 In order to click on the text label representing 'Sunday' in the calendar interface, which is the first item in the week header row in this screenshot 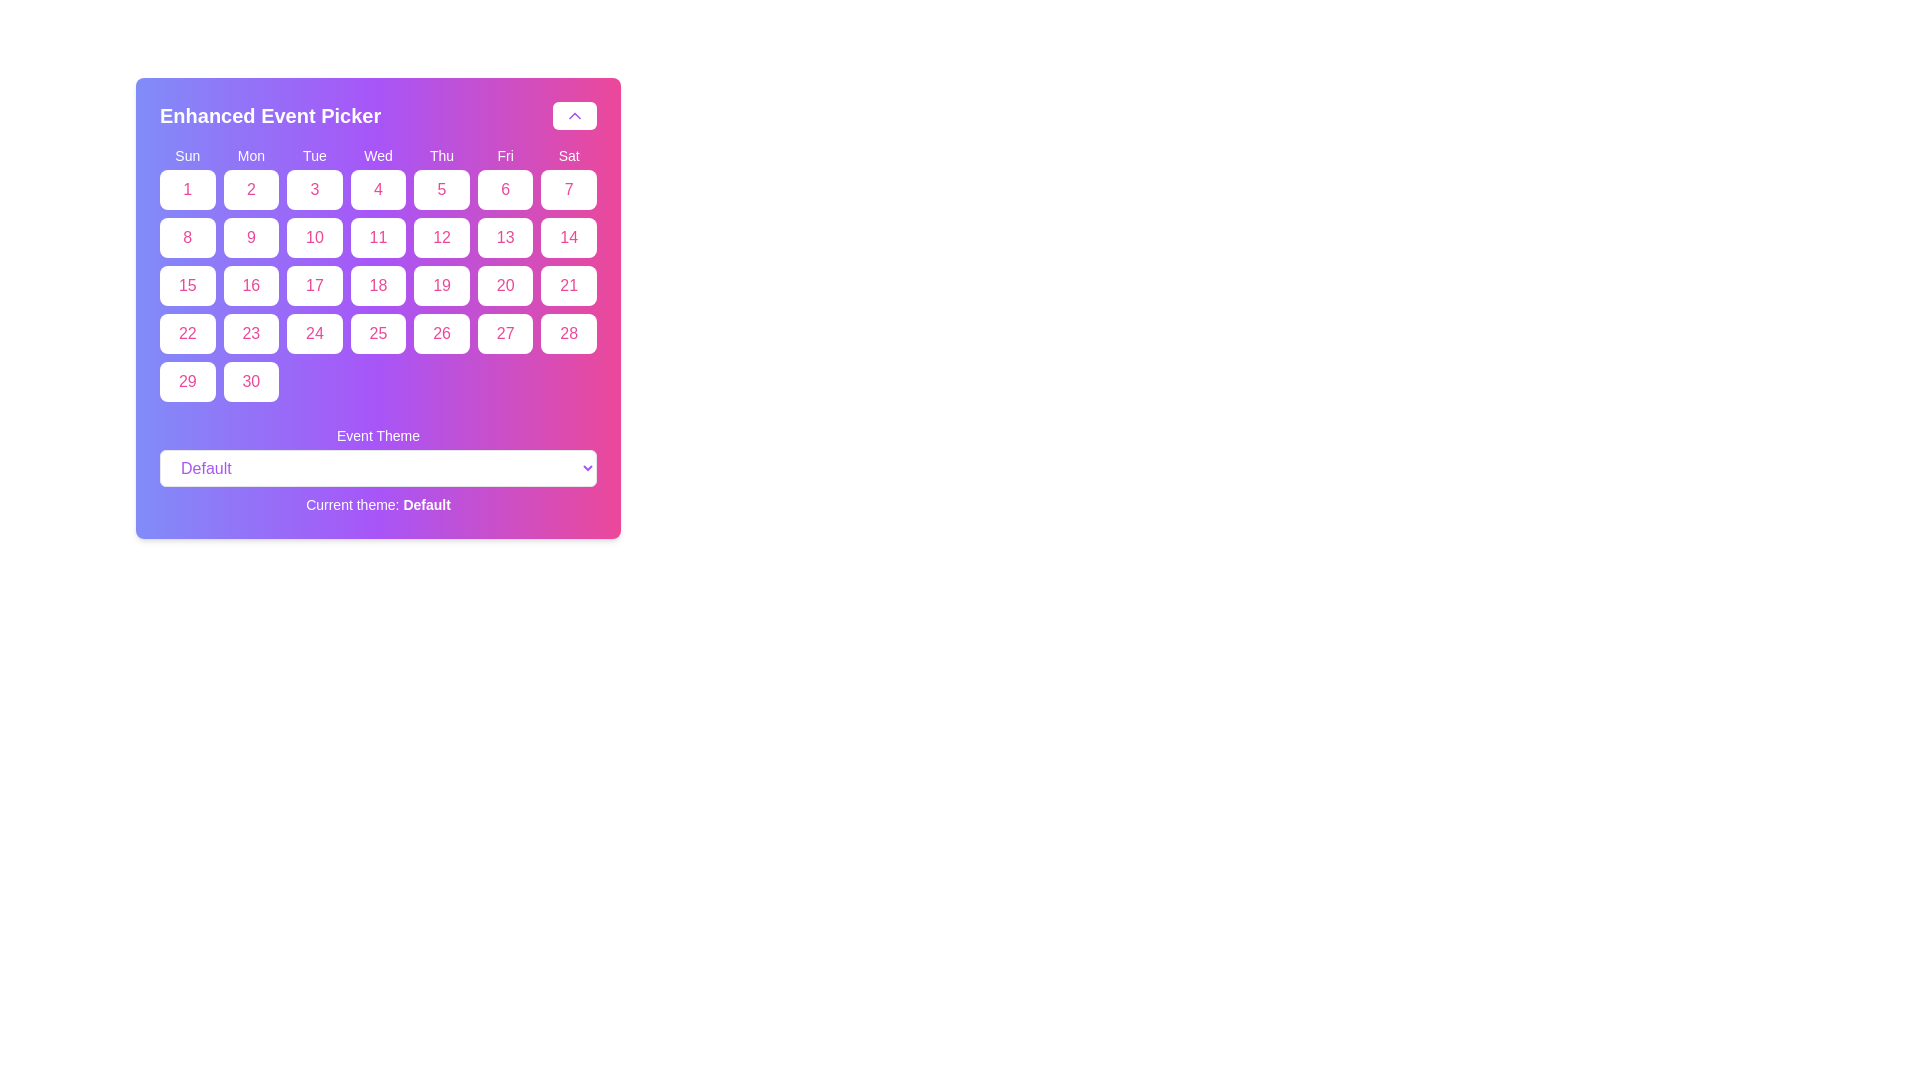, I will do `click(187, 154)`.